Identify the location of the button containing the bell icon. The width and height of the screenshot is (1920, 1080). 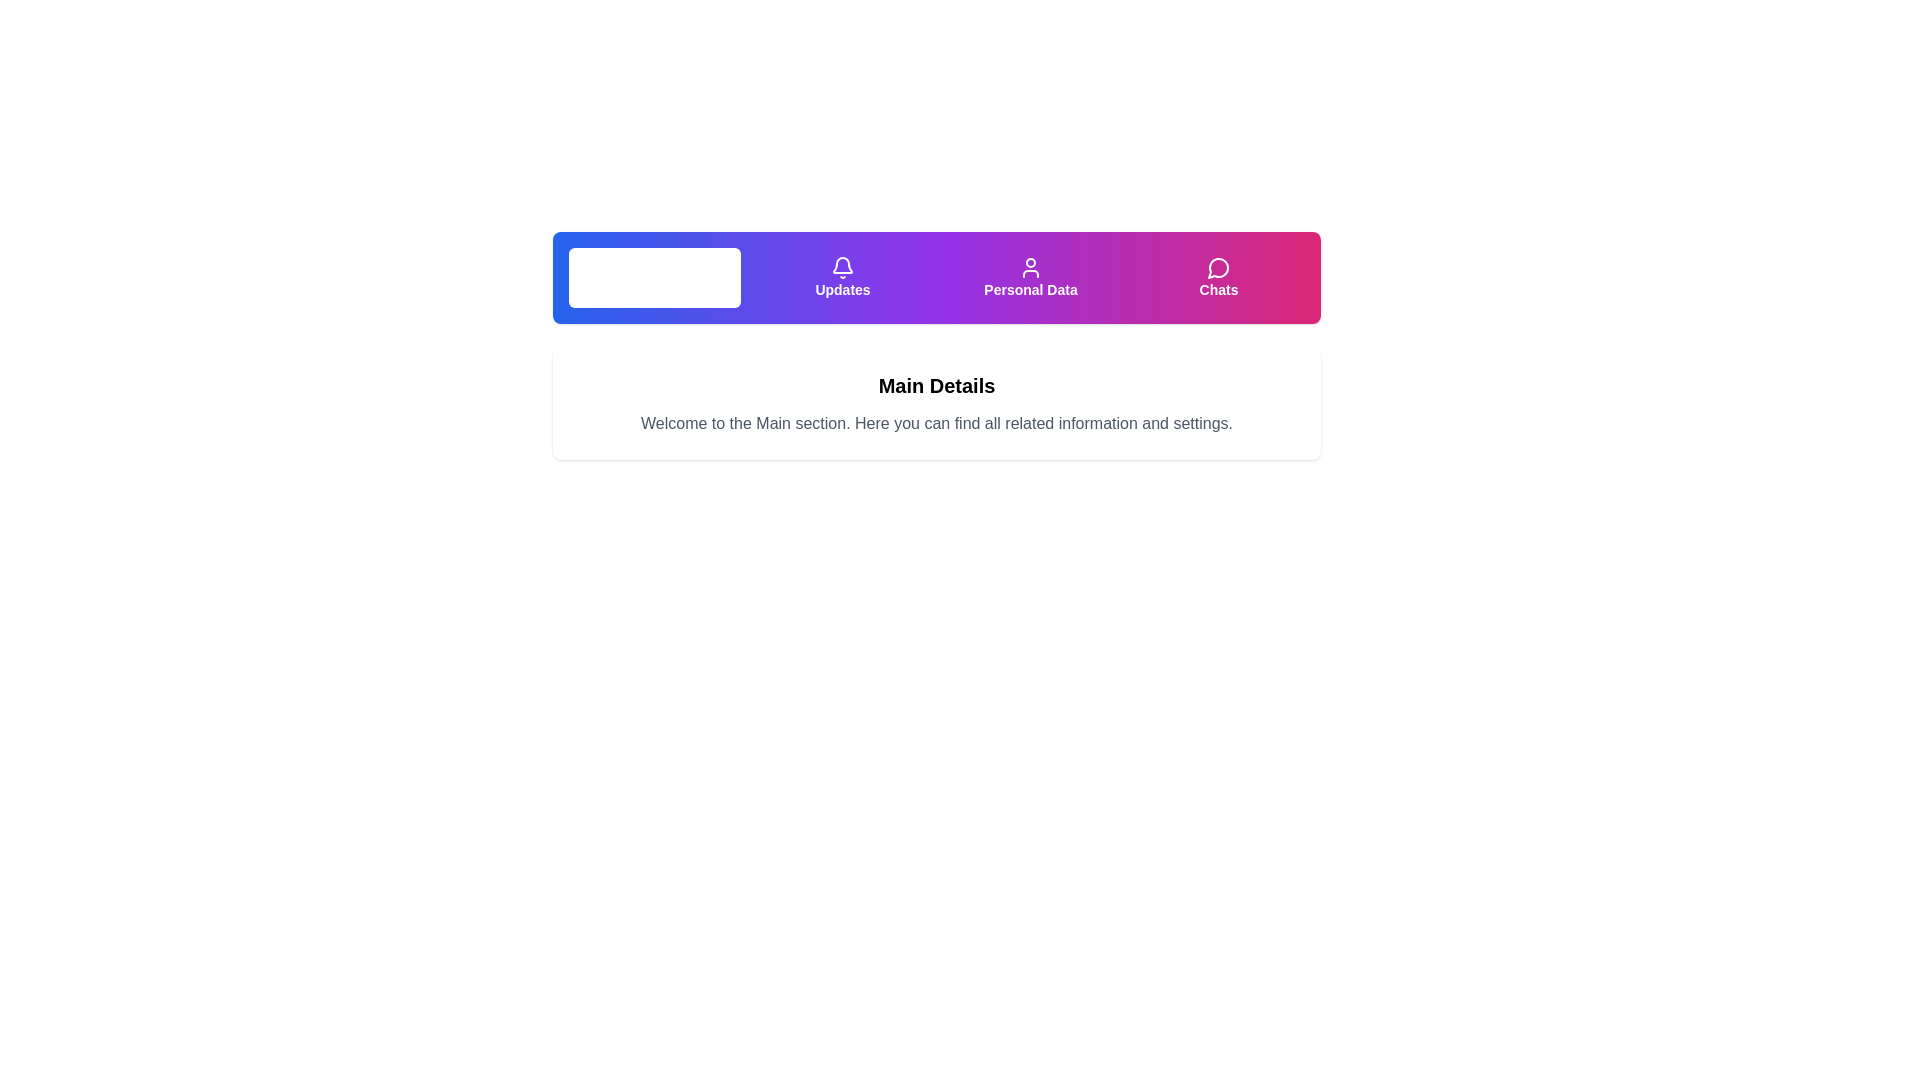
(843, 266).